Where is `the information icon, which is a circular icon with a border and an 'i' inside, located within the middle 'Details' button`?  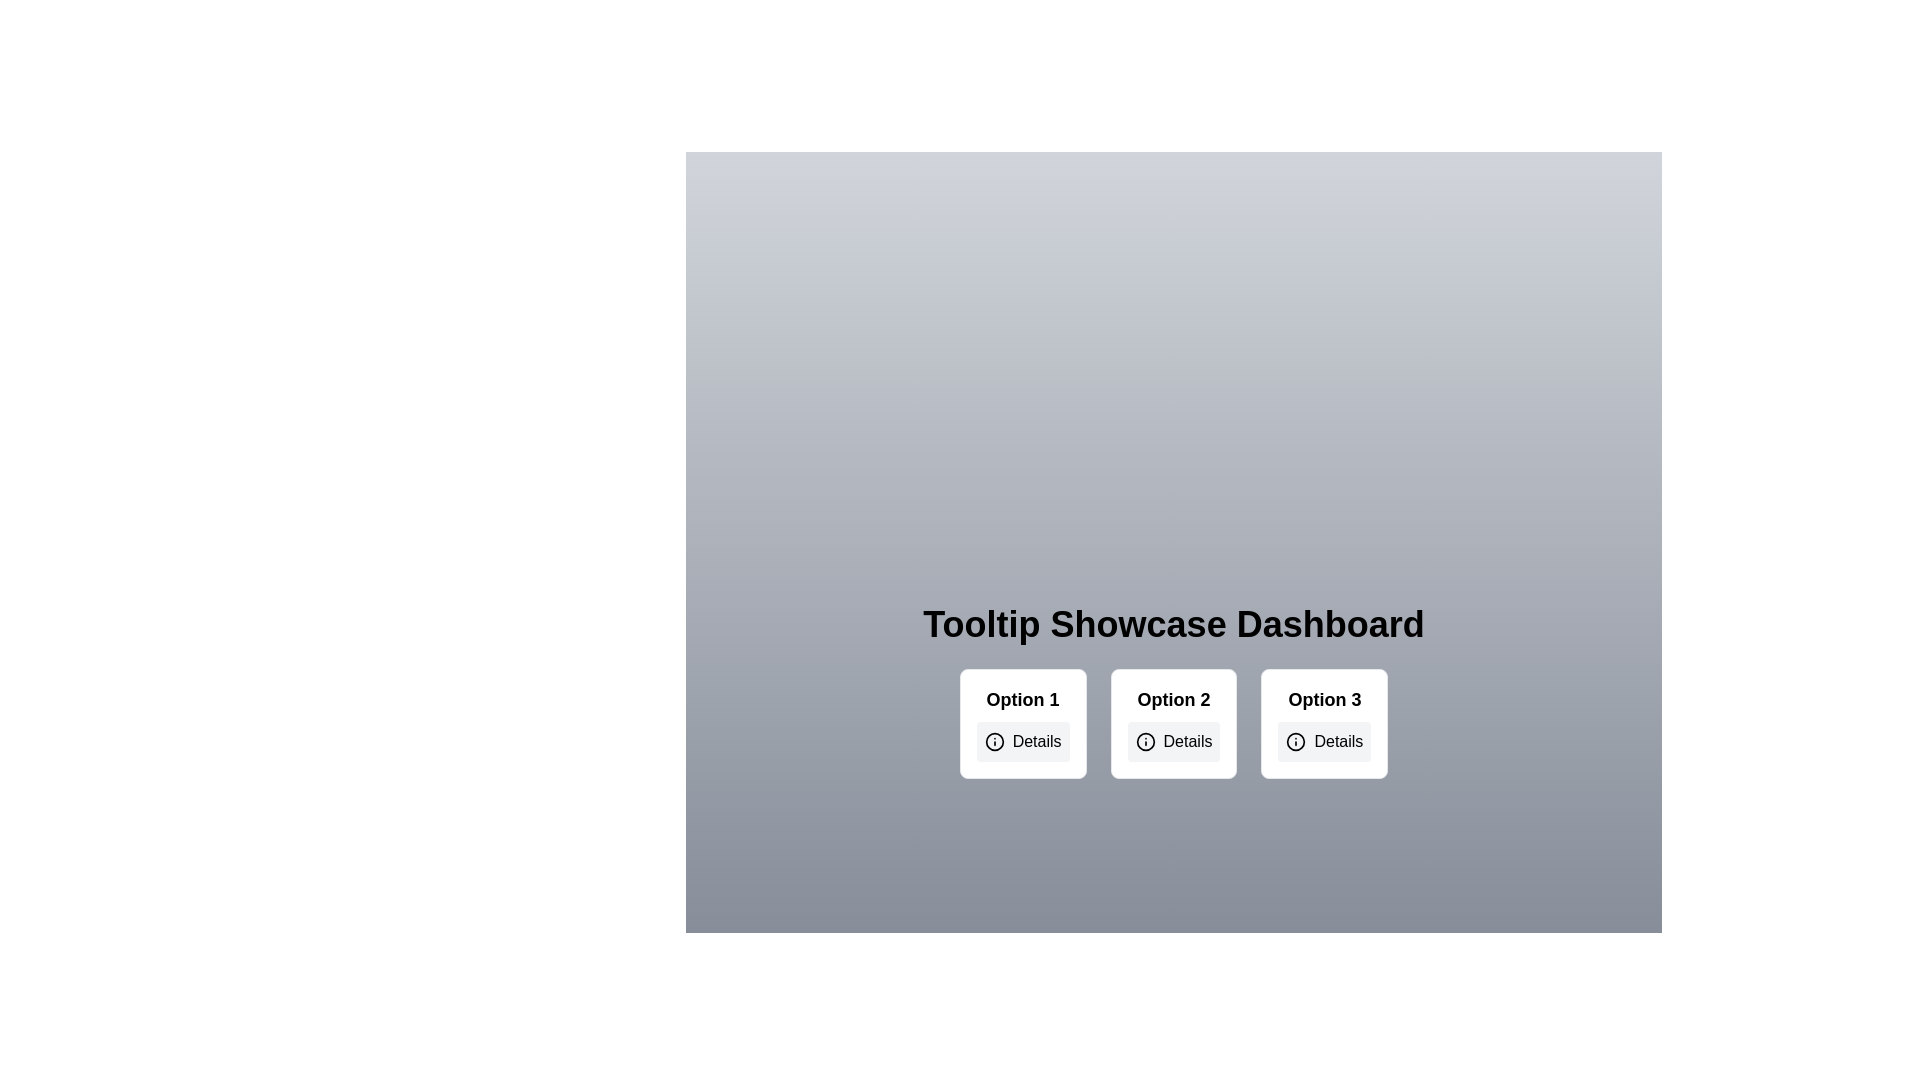 the information icon, which is a circular icon with a border and an 'i' inside, located within the middle 'Details' button is located at coordinates (1145, 741).